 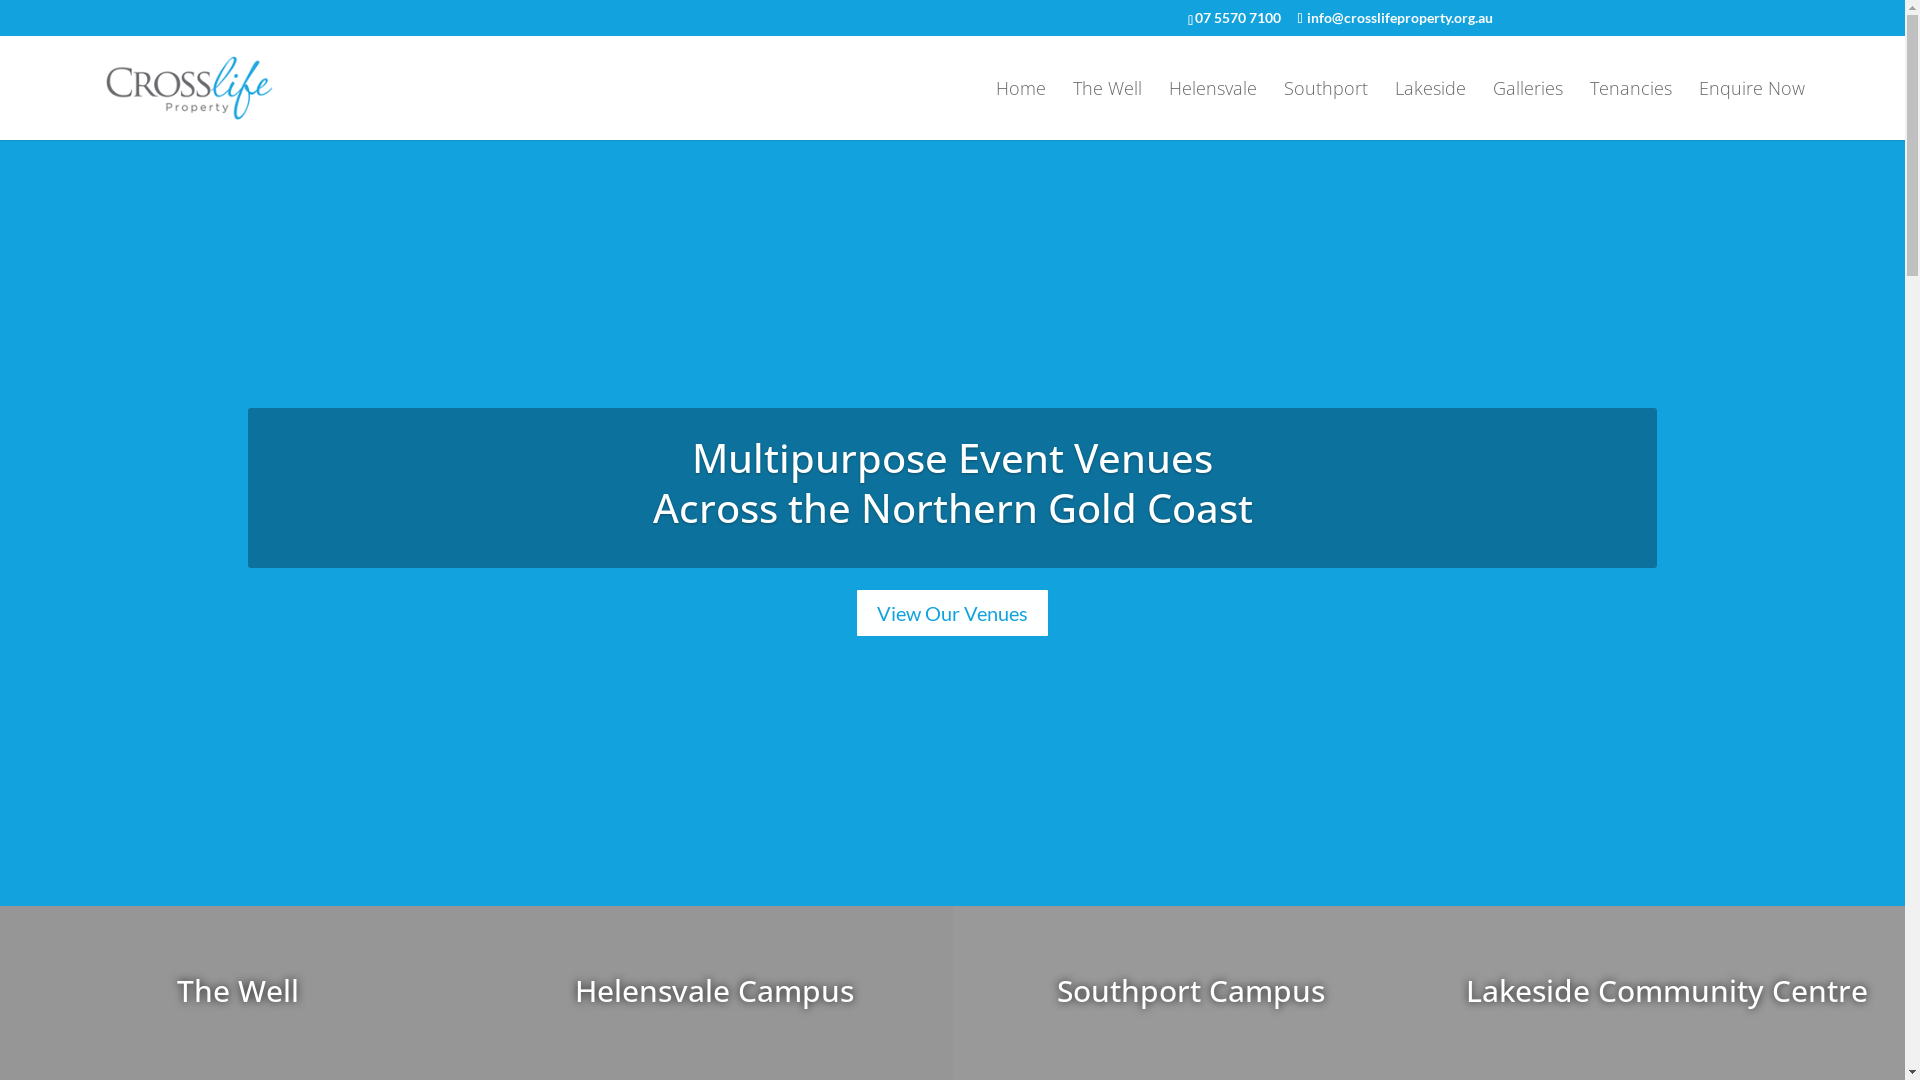 I want to click on 'Lakeside Community Centre', so click(x=1666, y=990).